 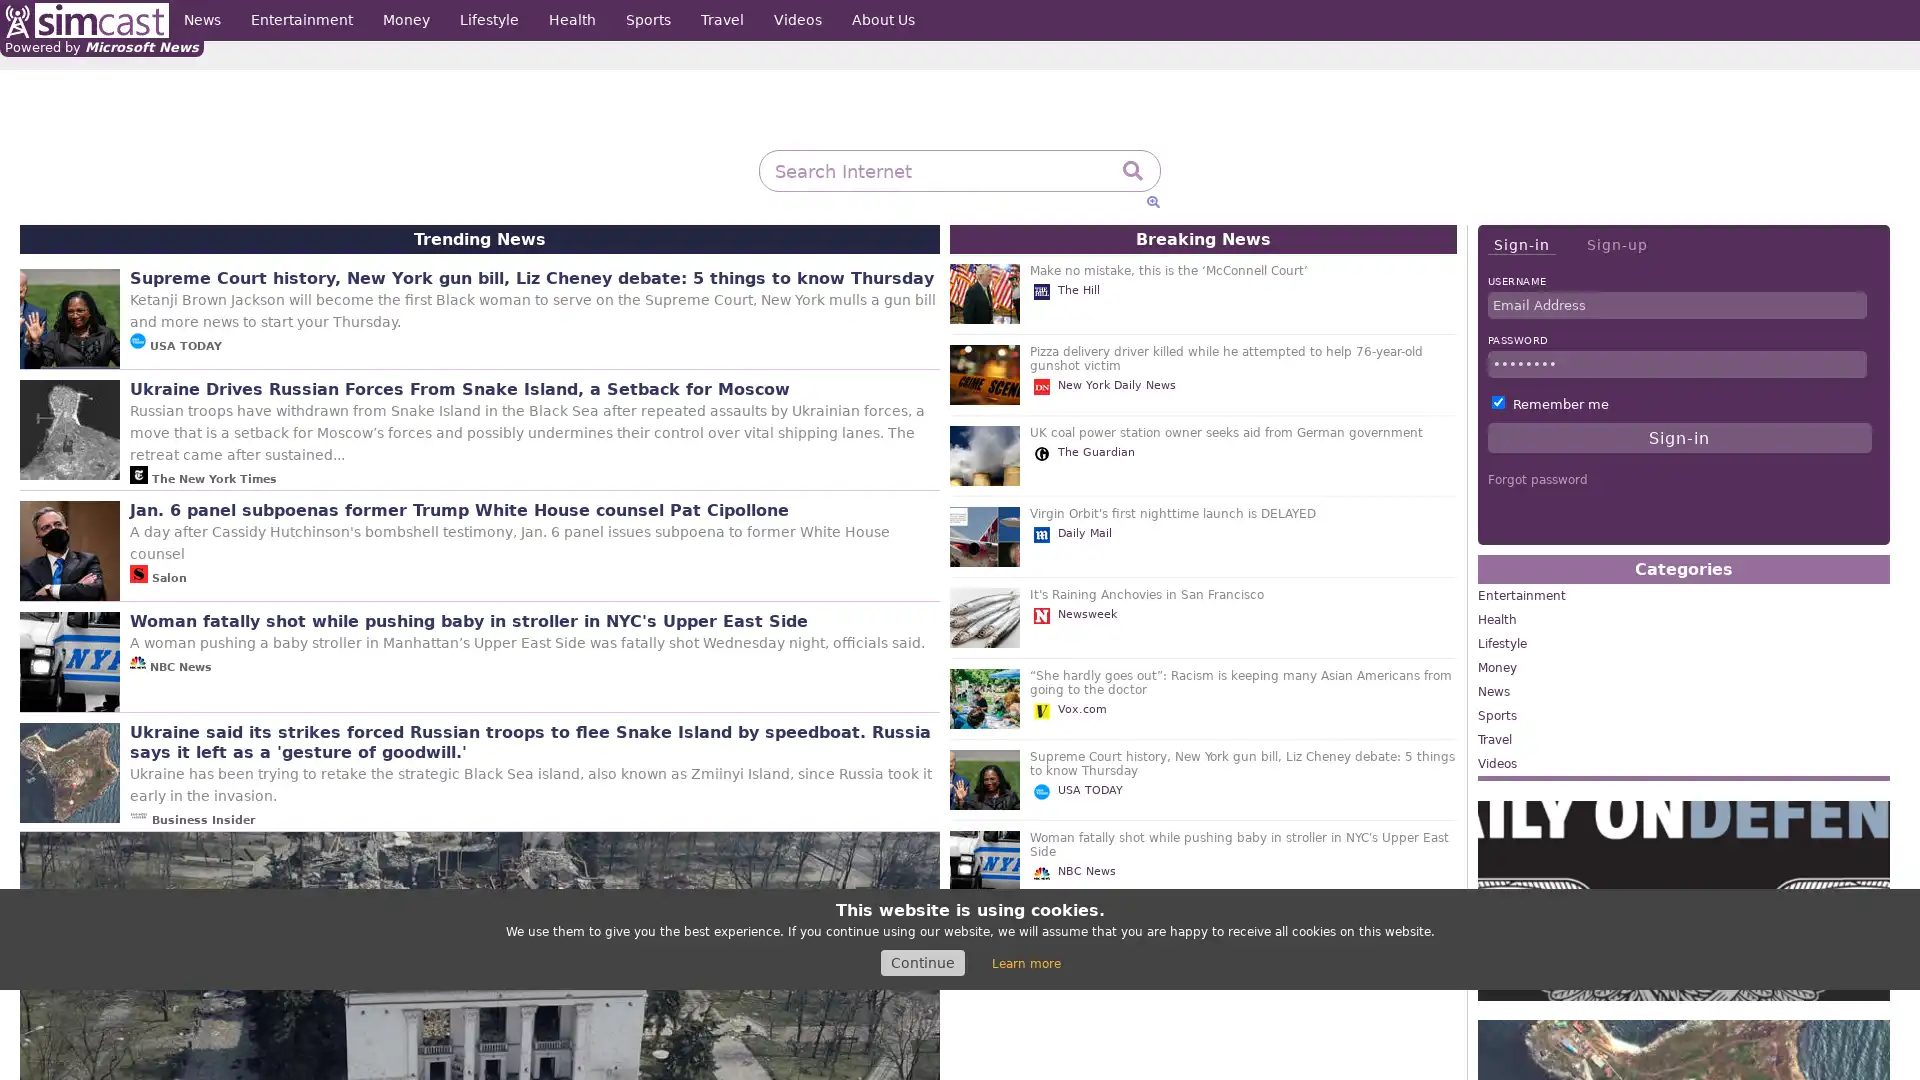 What do you see at coordinates (1616, 244) in the screenshot?
I see `Sign-up` at bounding box center [1616, 244].